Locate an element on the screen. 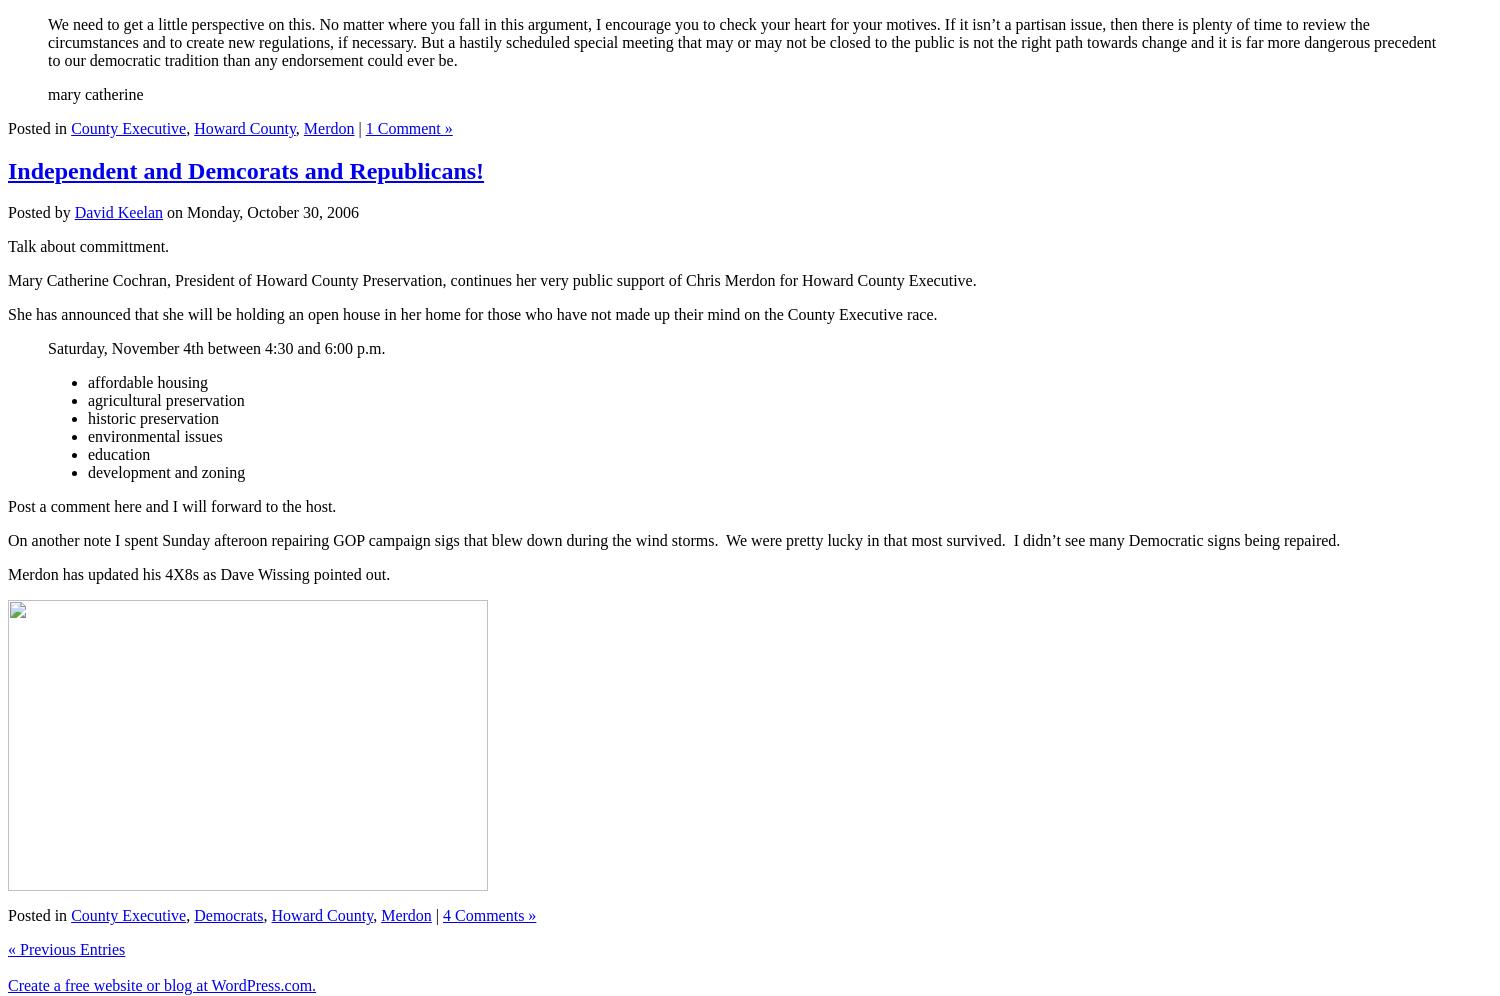 Image resolution: width=1500 pixels, height=996 pixels. 'David Keelan' is located at coordinates (117, 211).